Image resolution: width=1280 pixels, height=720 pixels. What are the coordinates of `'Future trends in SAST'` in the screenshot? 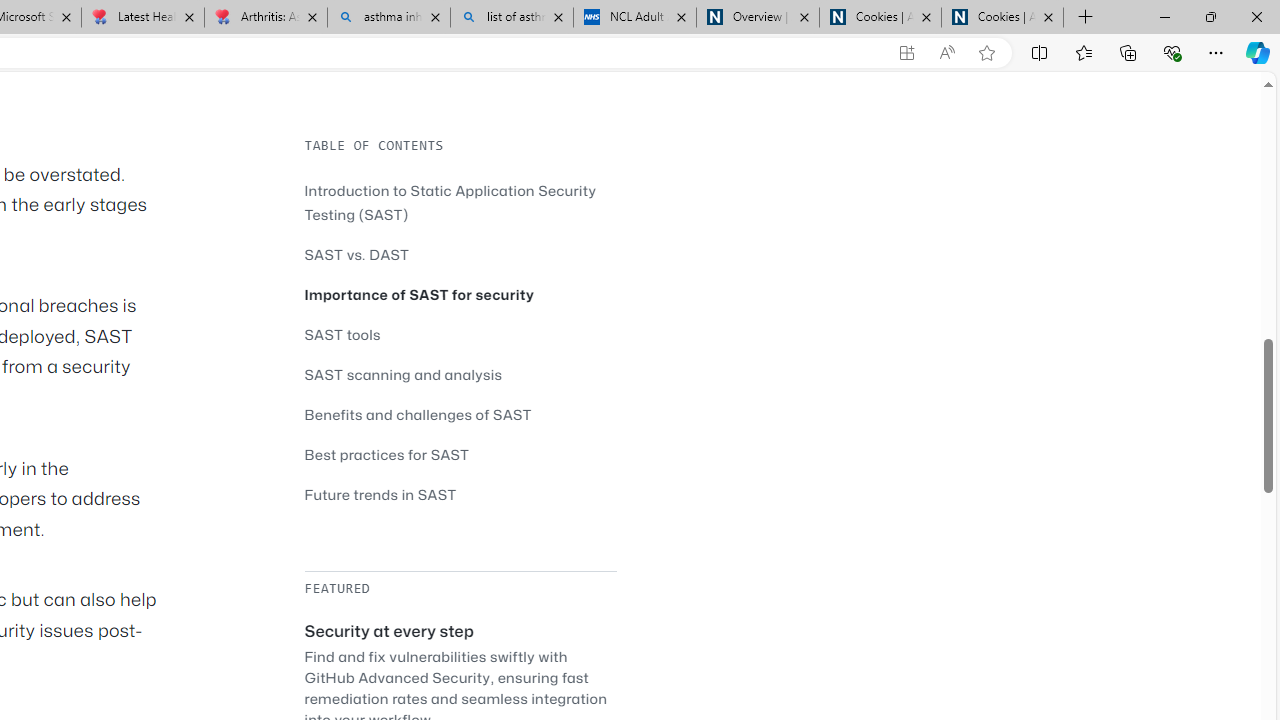 It's located at (459, 494).